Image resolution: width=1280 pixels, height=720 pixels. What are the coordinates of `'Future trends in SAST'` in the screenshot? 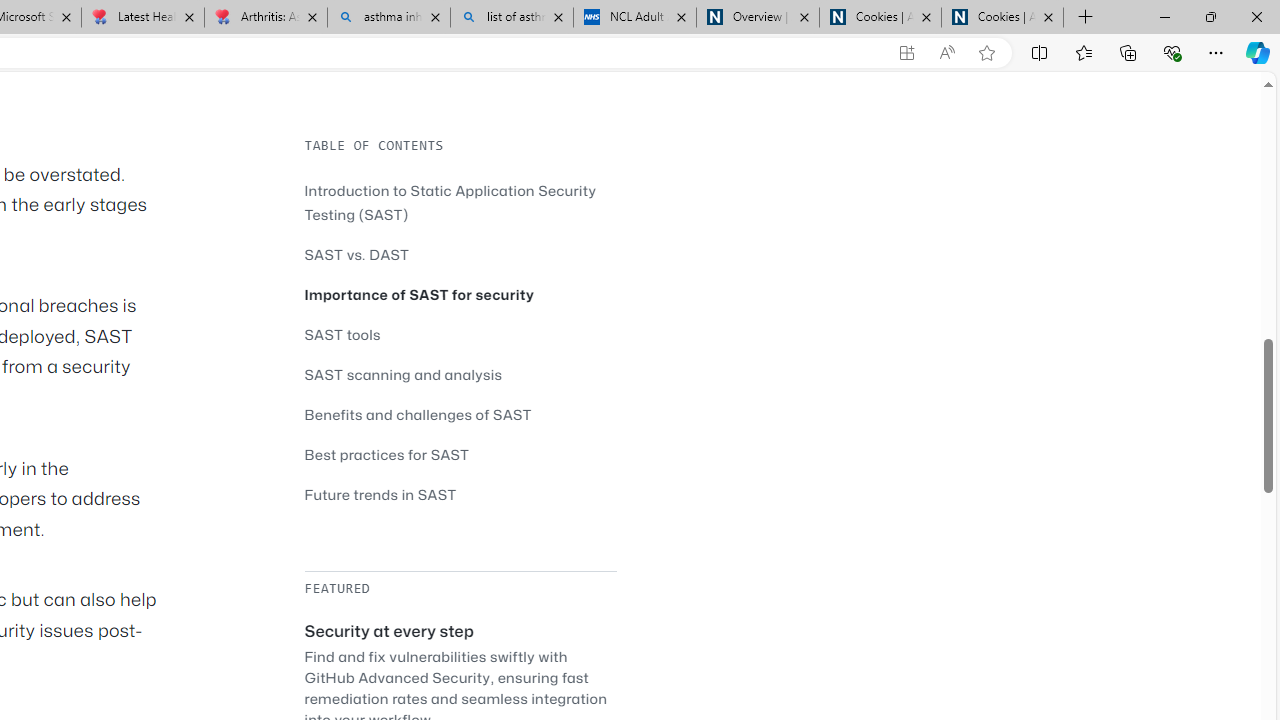 It's located at (459, 494).